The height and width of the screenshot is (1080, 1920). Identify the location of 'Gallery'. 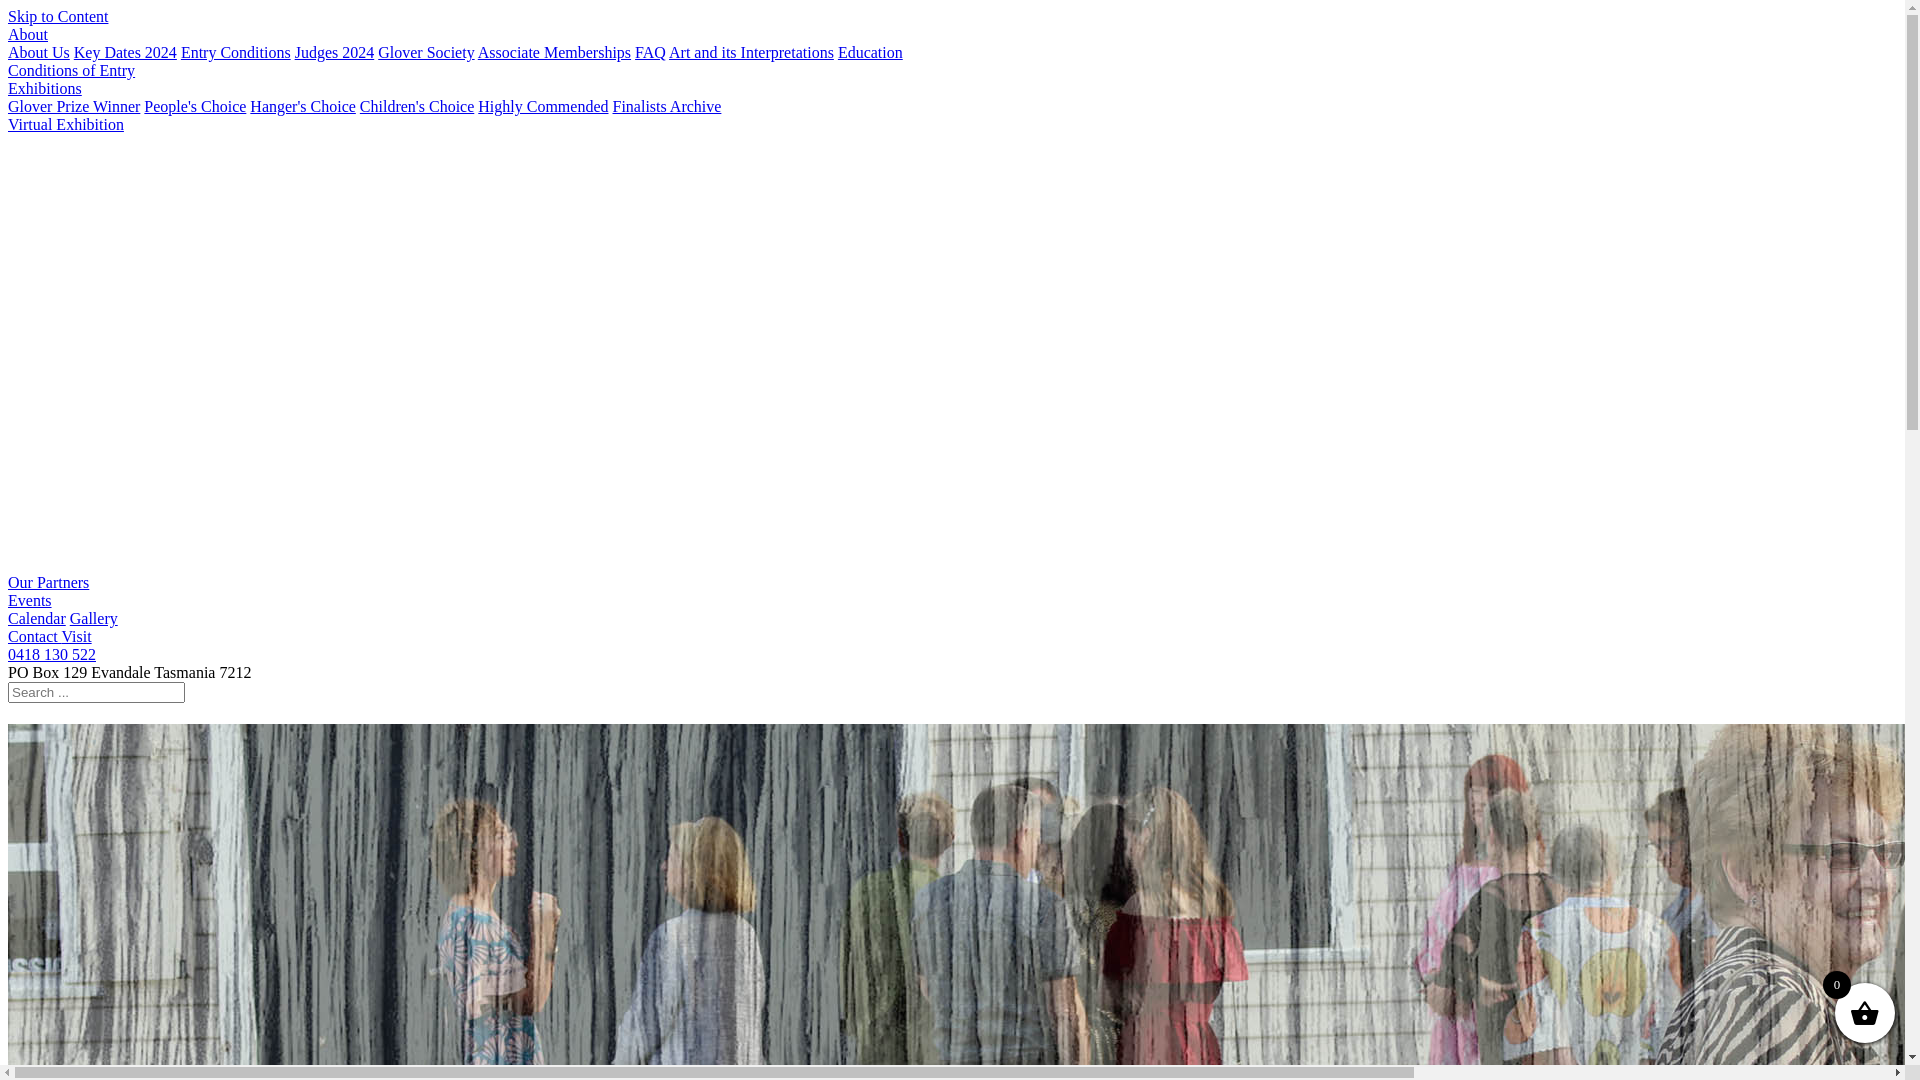
(93, 617).